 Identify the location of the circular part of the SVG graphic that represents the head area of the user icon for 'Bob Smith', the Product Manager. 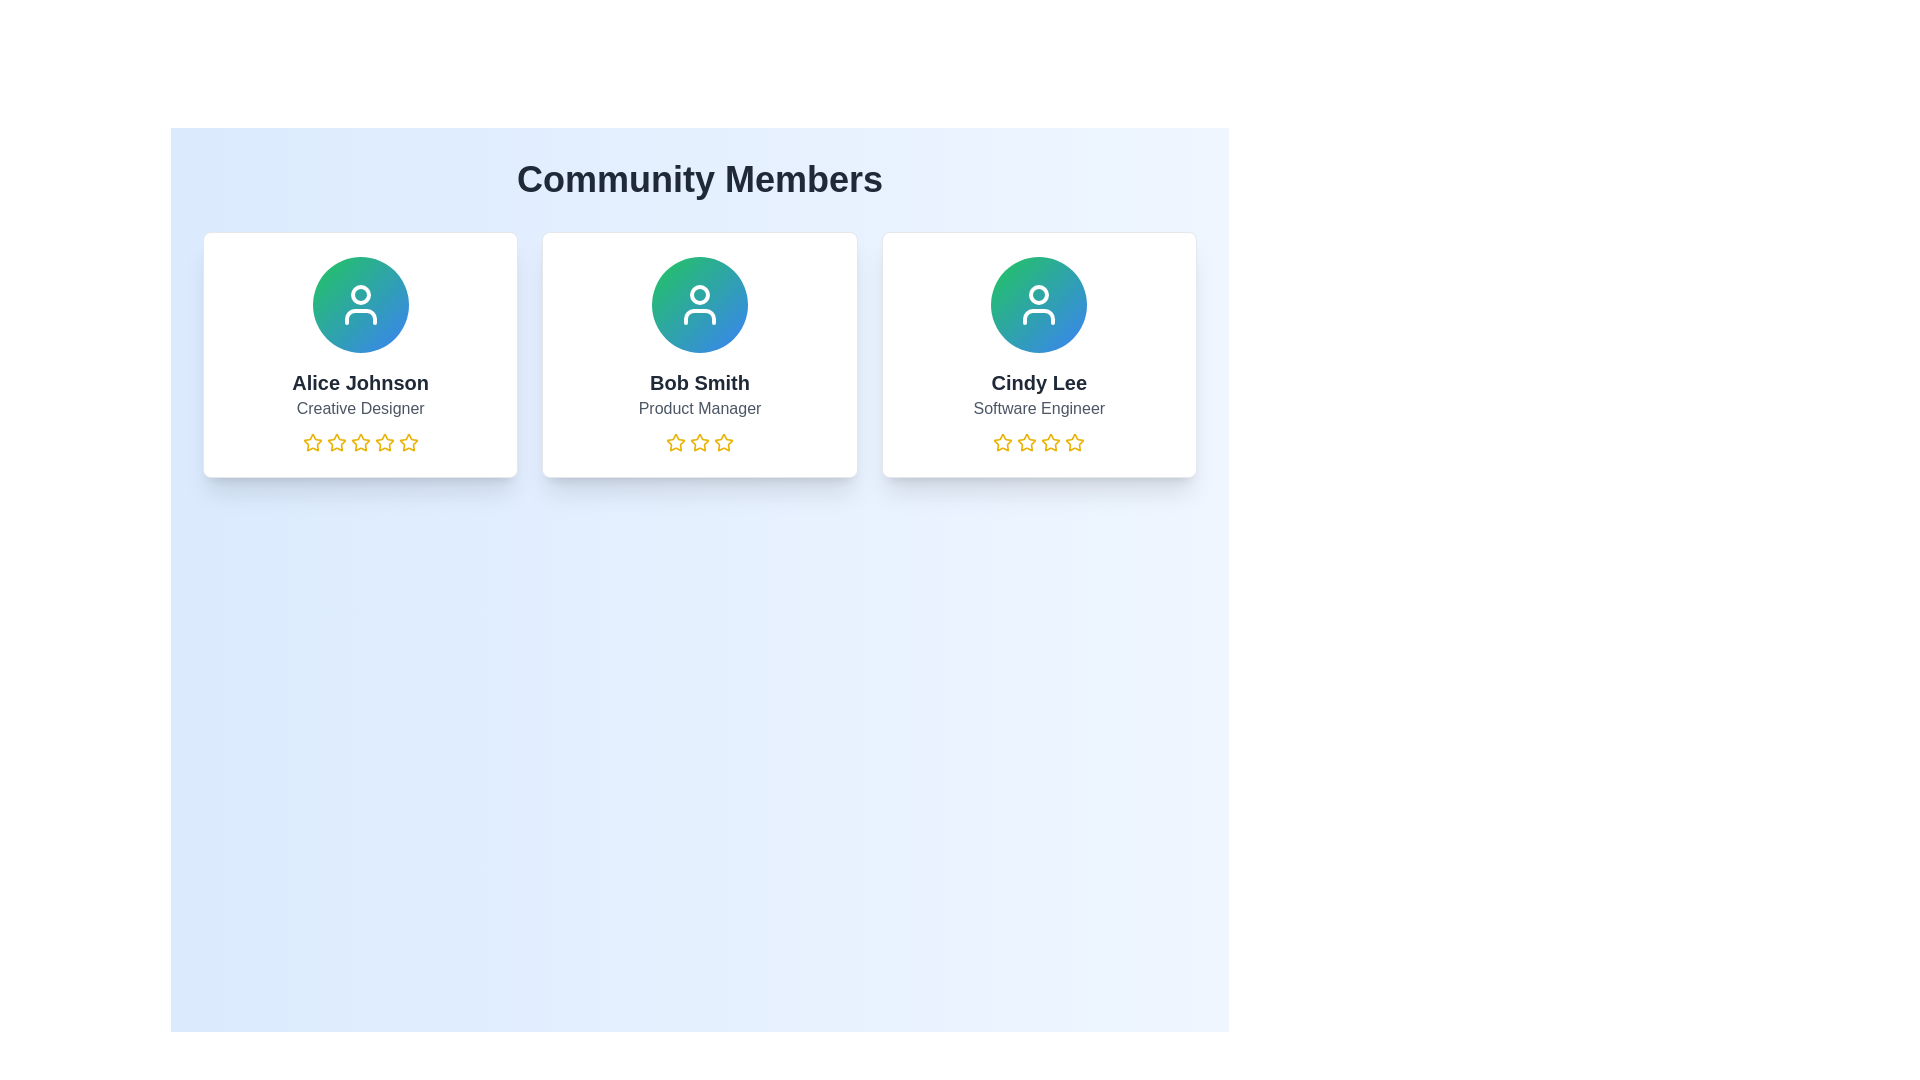
(700, 294).